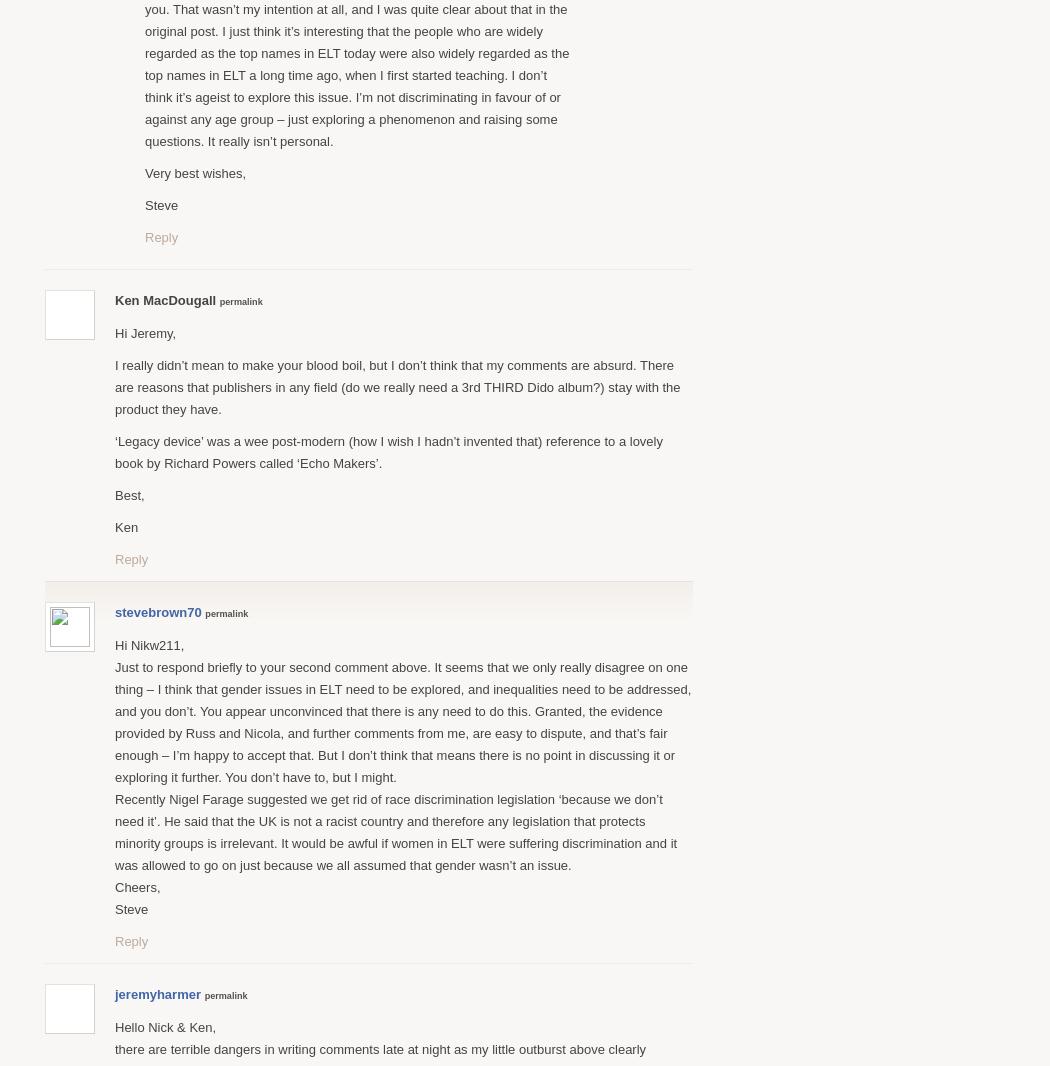 The width and height of the screenshot is (1050, 1066). I want to click on 'jeremyharmer', so click(158, 993).